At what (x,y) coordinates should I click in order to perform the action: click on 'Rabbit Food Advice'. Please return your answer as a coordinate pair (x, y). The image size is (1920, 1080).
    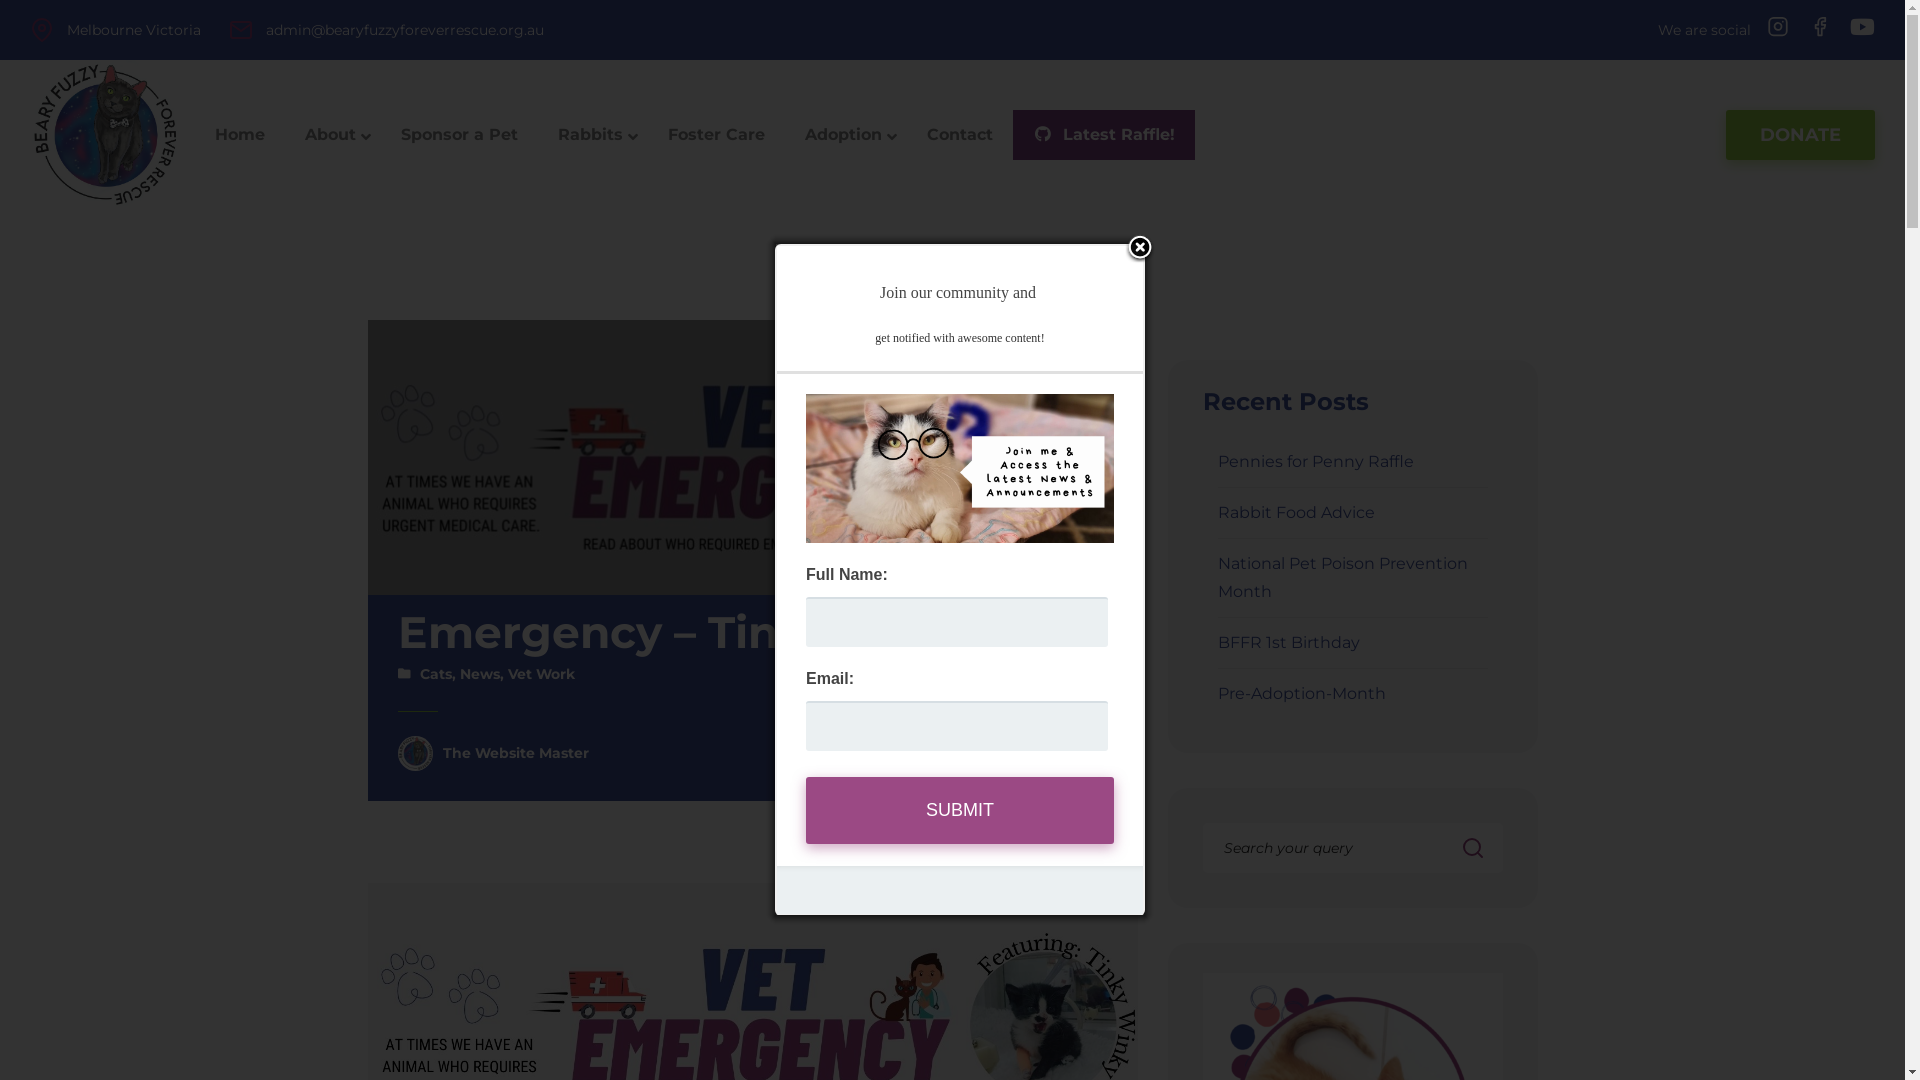
    Looking at the image, I should click on (1296, 511).